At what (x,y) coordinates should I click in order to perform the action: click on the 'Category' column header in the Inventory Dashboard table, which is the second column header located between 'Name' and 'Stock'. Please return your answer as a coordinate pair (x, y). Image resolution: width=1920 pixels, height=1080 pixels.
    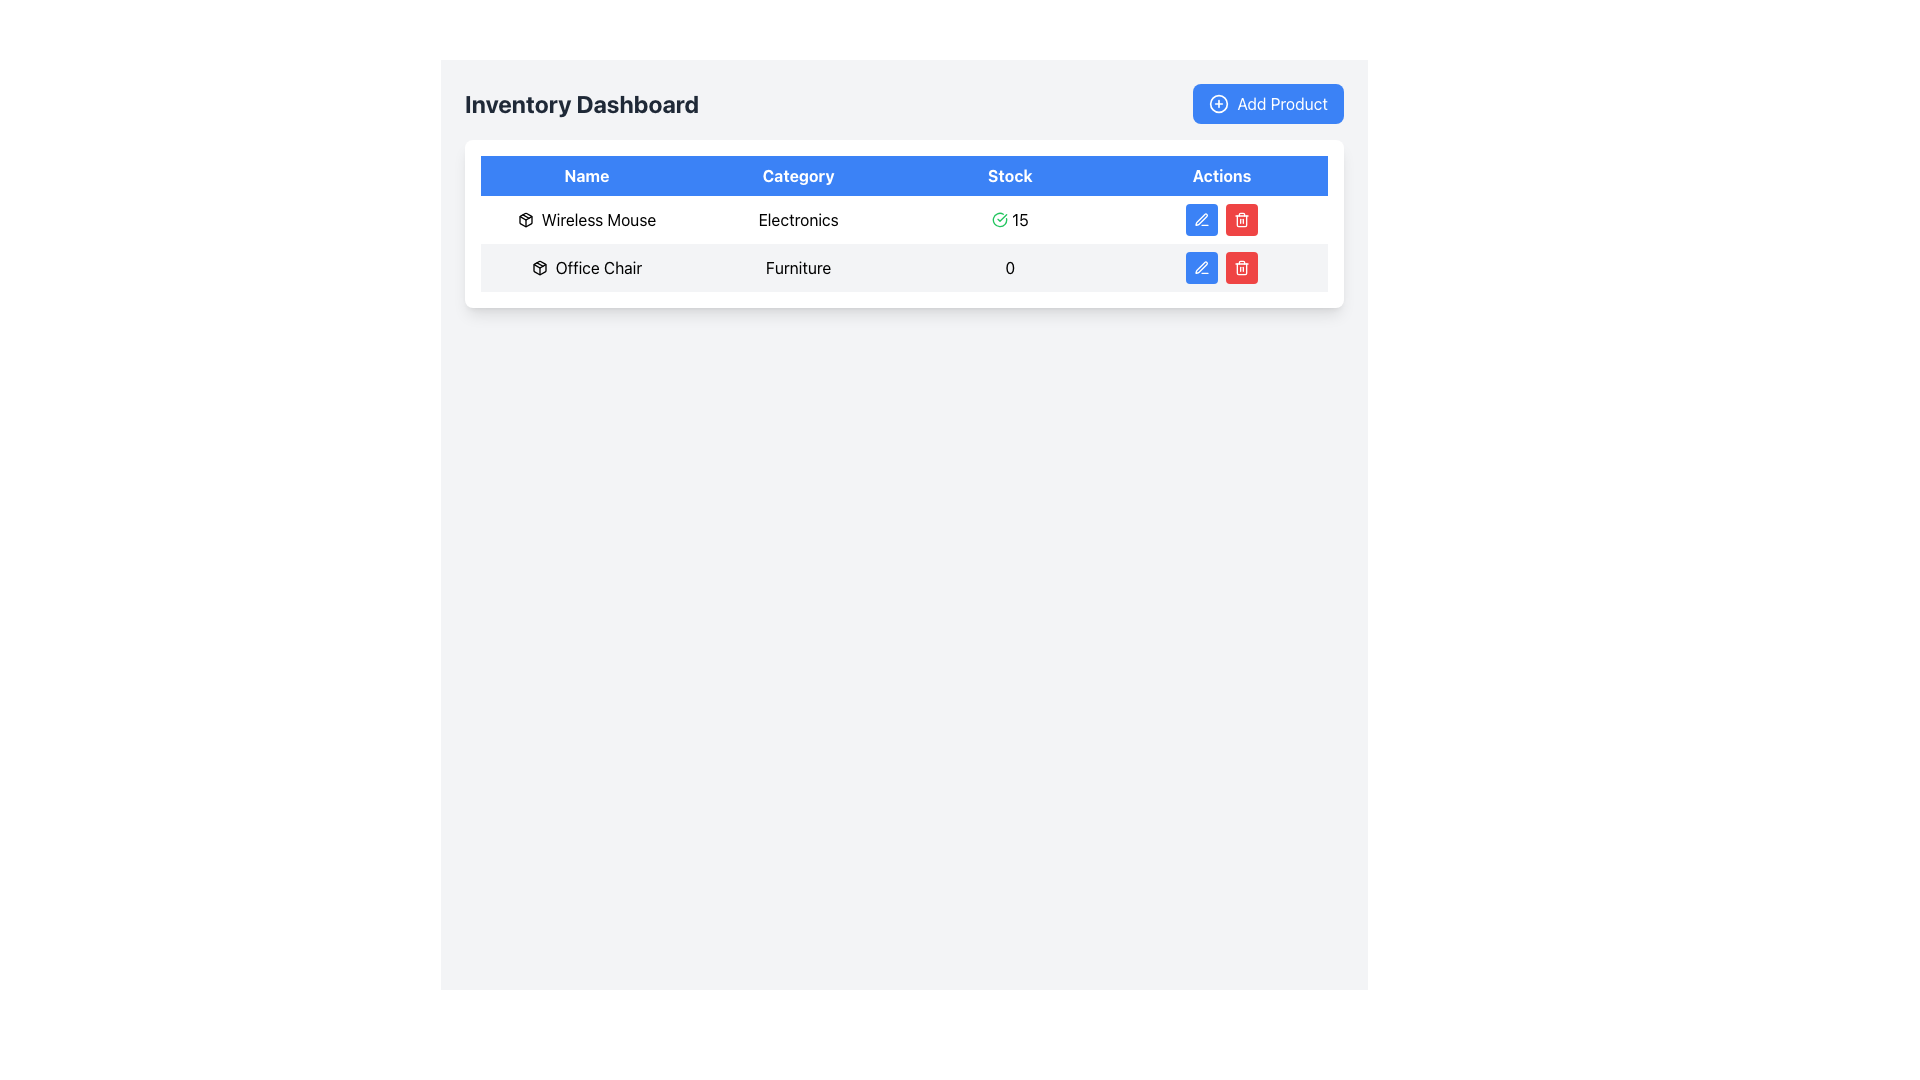
    Looking at the image, I should click on (797, 175).